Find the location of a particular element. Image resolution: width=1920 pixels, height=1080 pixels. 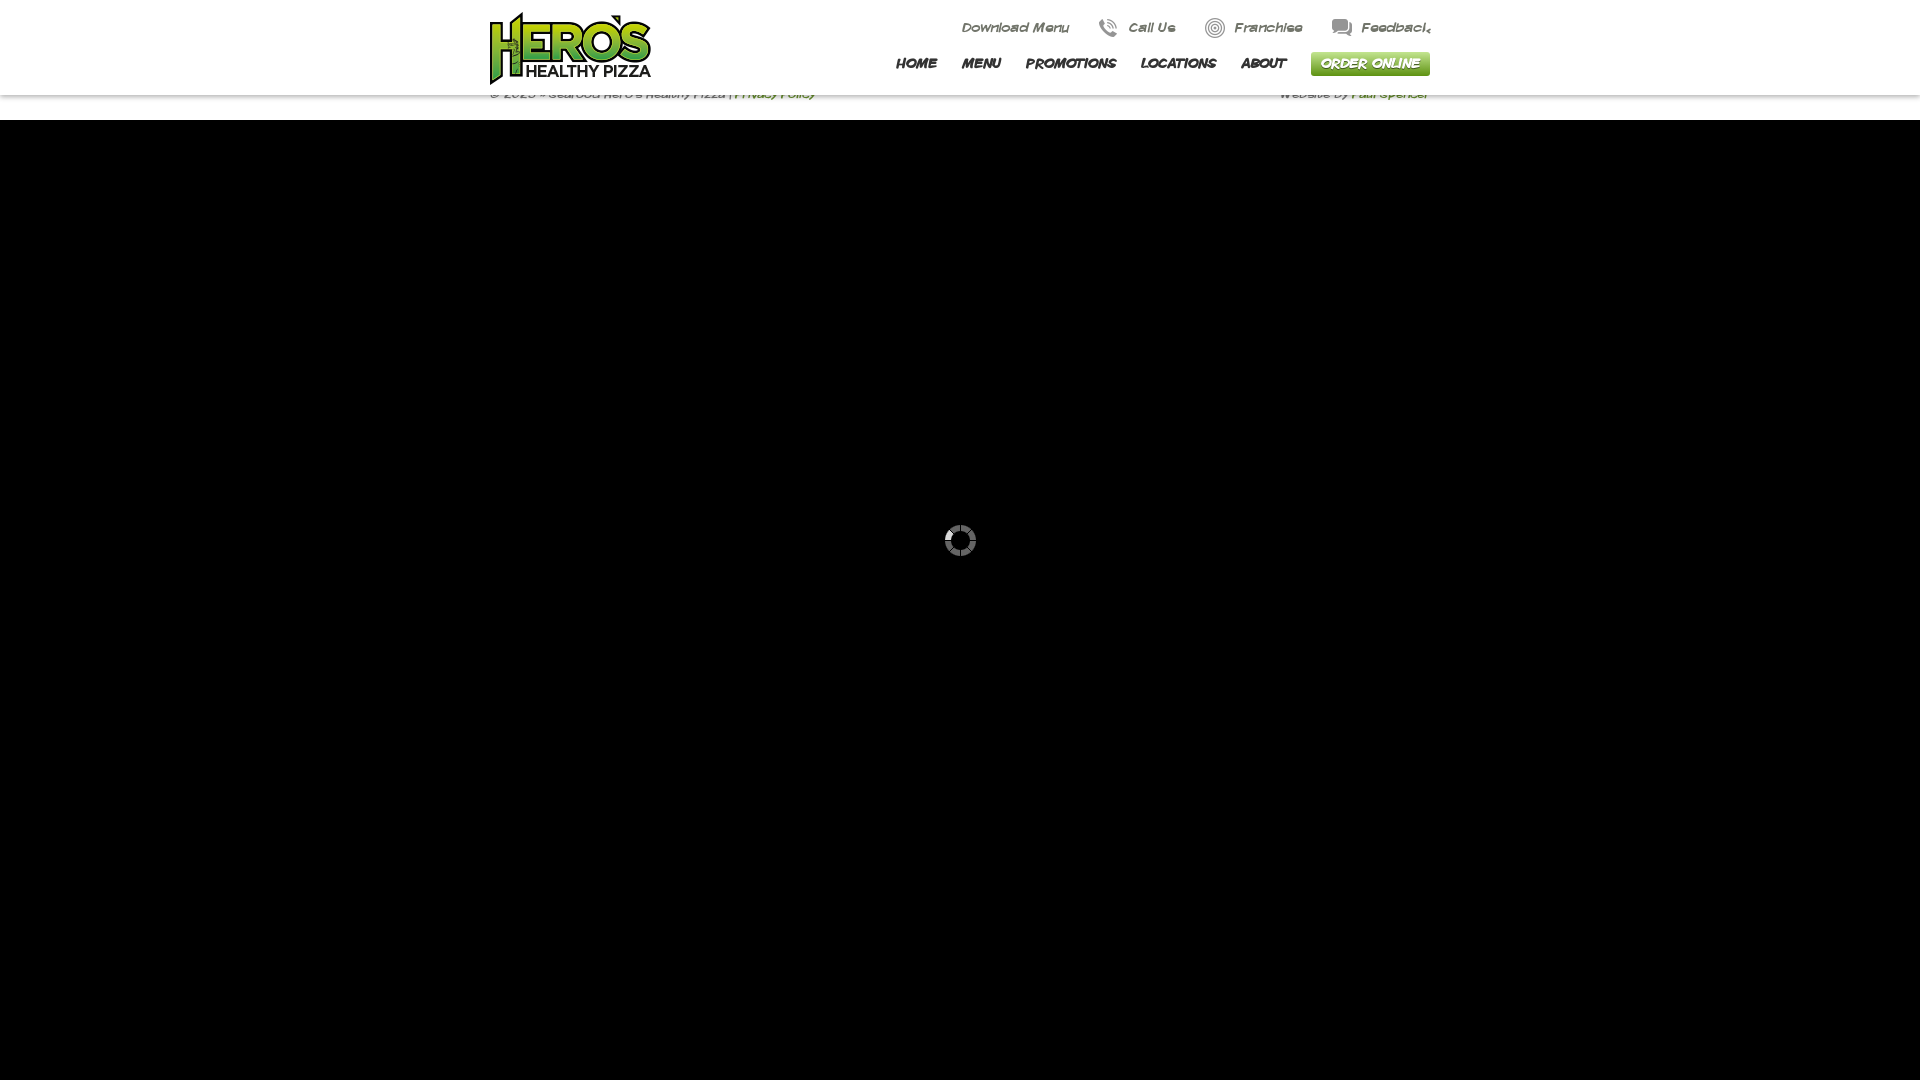

'Hero's Healthy Pizza' is located at coordinates (489, 47).